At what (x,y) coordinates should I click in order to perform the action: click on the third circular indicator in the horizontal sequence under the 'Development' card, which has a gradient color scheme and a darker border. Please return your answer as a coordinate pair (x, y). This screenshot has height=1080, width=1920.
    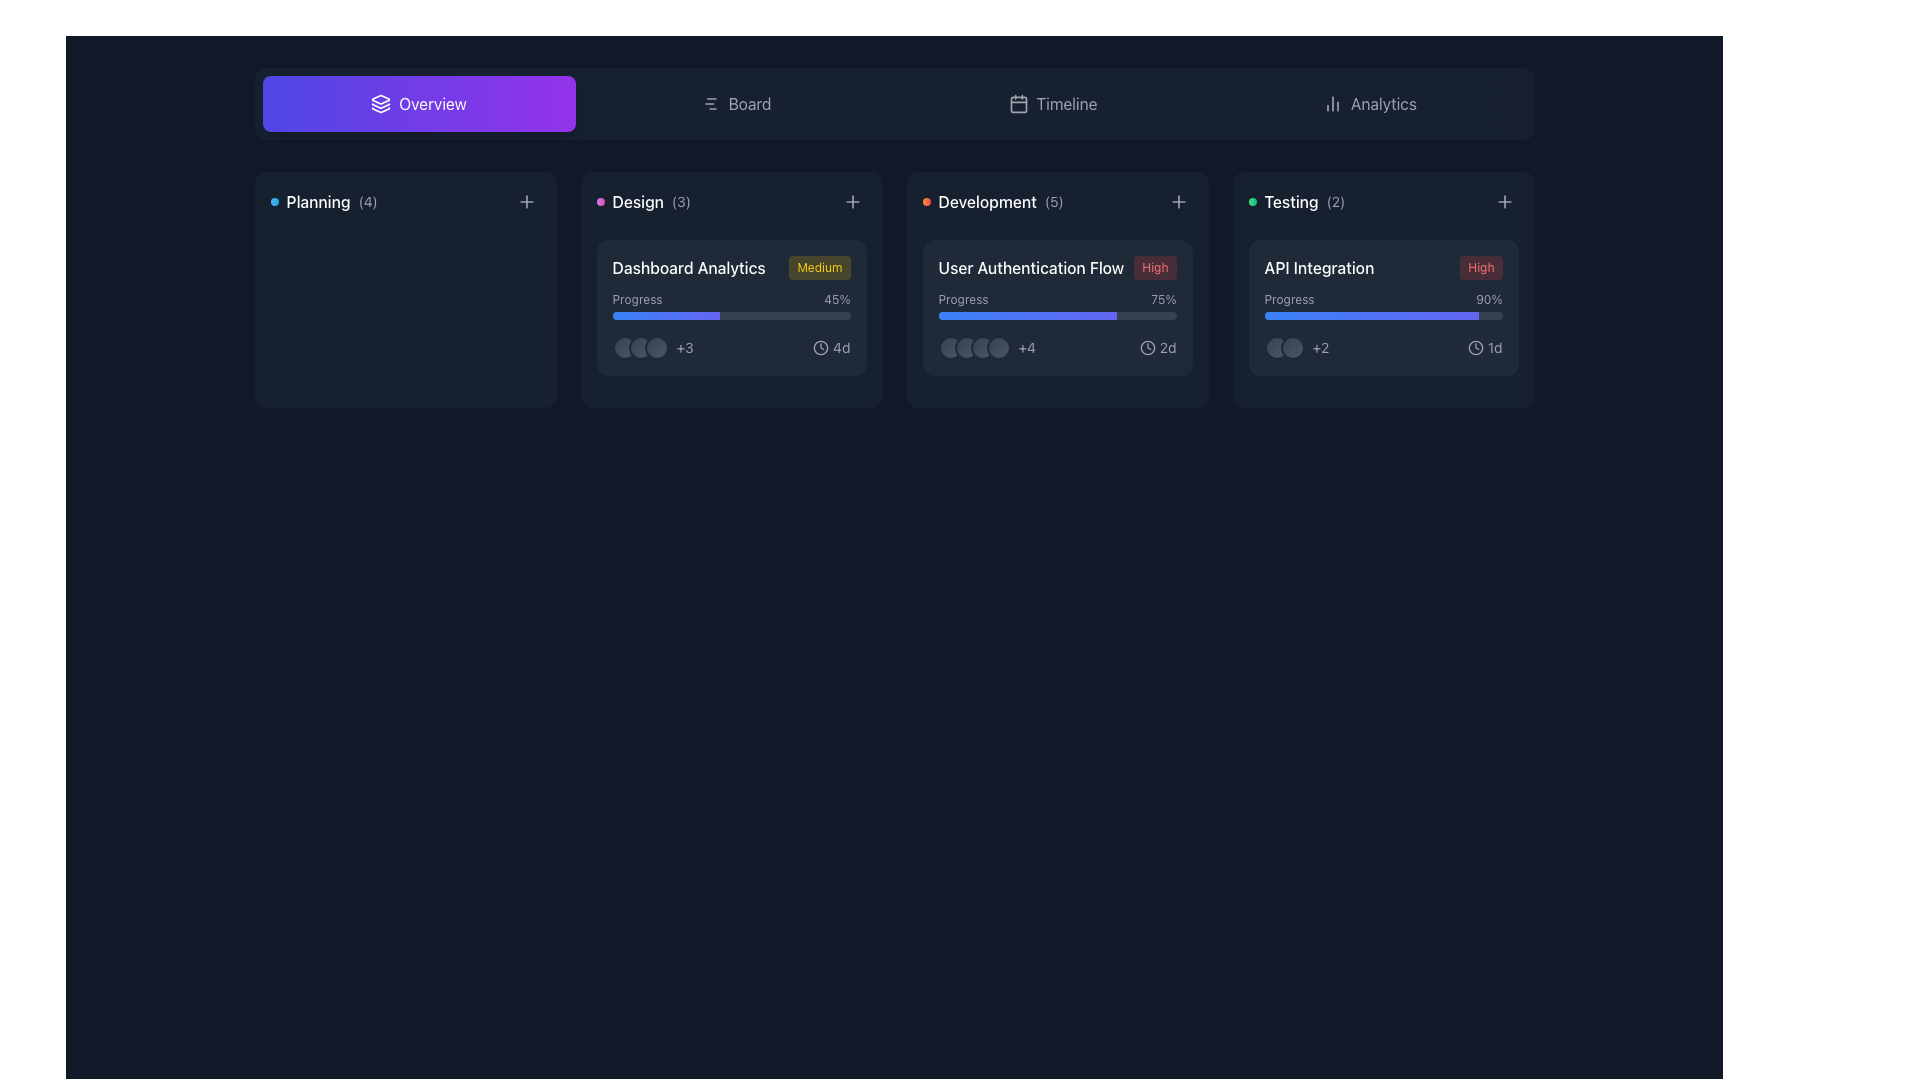
    Looking at the image, I should click on (982, 346).